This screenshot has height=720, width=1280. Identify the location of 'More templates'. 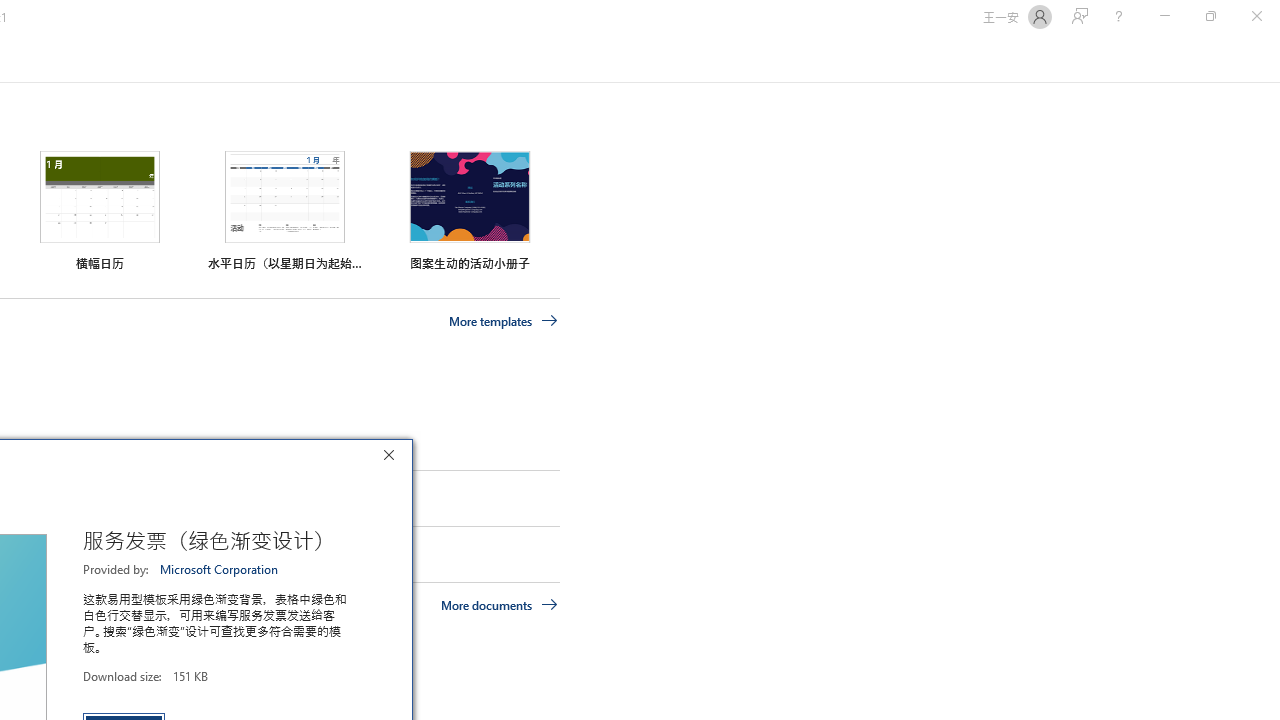
(503, 320).